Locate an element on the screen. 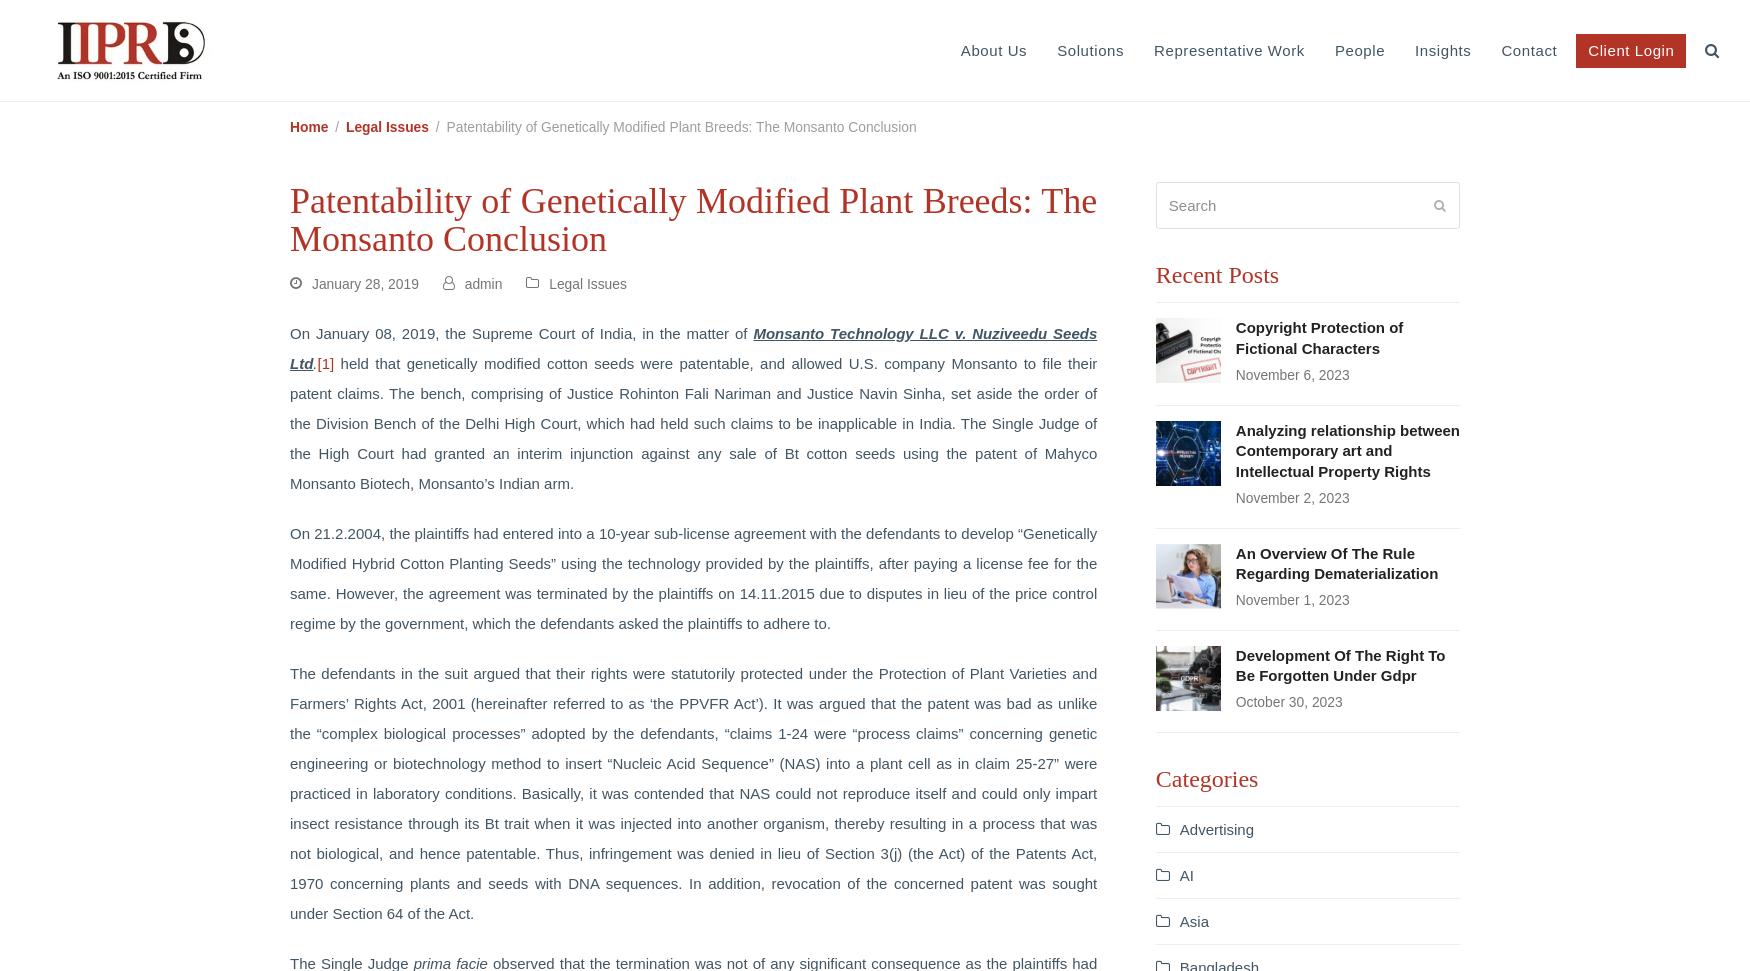  'On 21.2.2004, the plaintiffs had entered into a 10-year sub-license agreement with the defendants to develop “Genetically Modified Hybrid Cotton Planting Seeds” using the technology provided by the plaintiffs, after paying a license fee for the same. However, the agreement was terminated by the plaintiffs on 14.11.2015 due to disputes in lieu of the price control regime by the government, which the defendants asked the plaintiffs to adhere to.' is located at coordinates (693, 577).